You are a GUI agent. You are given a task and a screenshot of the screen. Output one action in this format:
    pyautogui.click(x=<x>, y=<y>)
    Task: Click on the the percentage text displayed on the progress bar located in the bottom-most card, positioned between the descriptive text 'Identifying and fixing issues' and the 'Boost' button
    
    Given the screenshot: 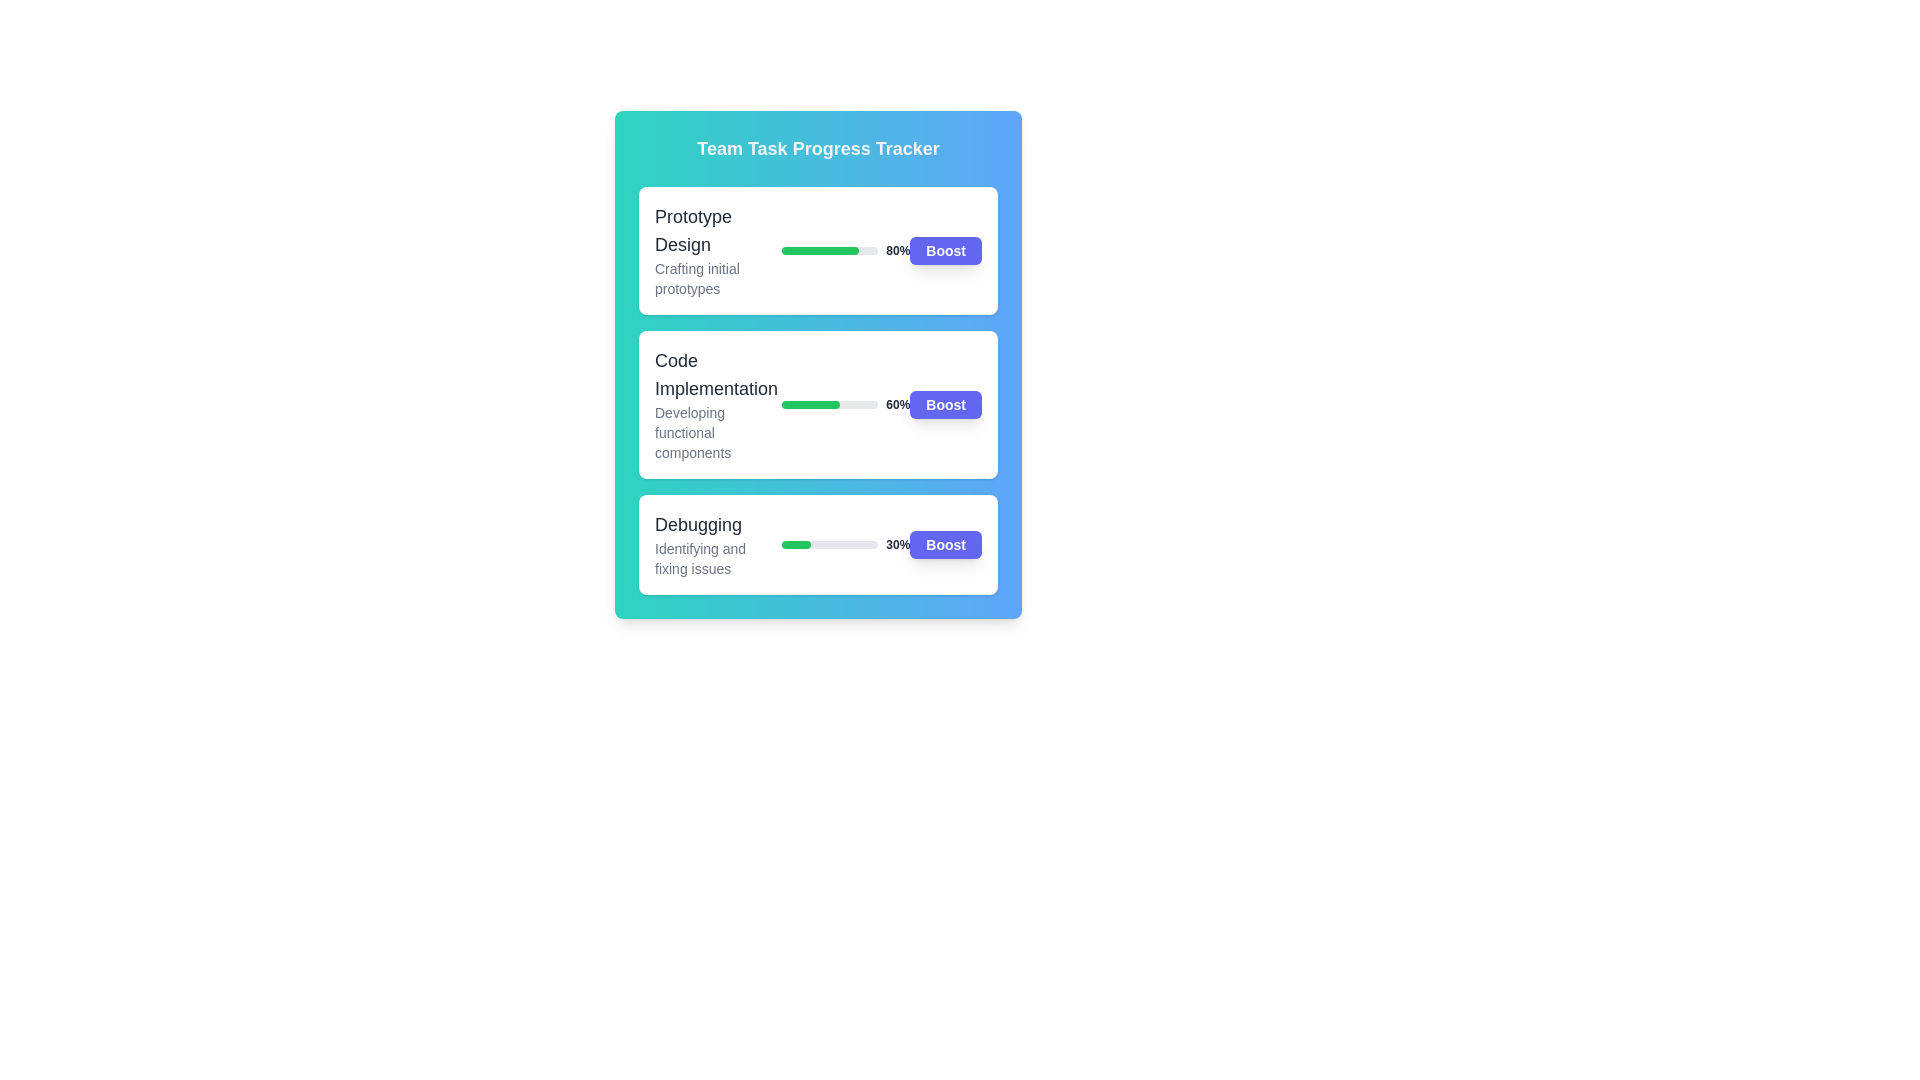 What is the action you would take?
    pyautogui.click(x=846, y=544)
    